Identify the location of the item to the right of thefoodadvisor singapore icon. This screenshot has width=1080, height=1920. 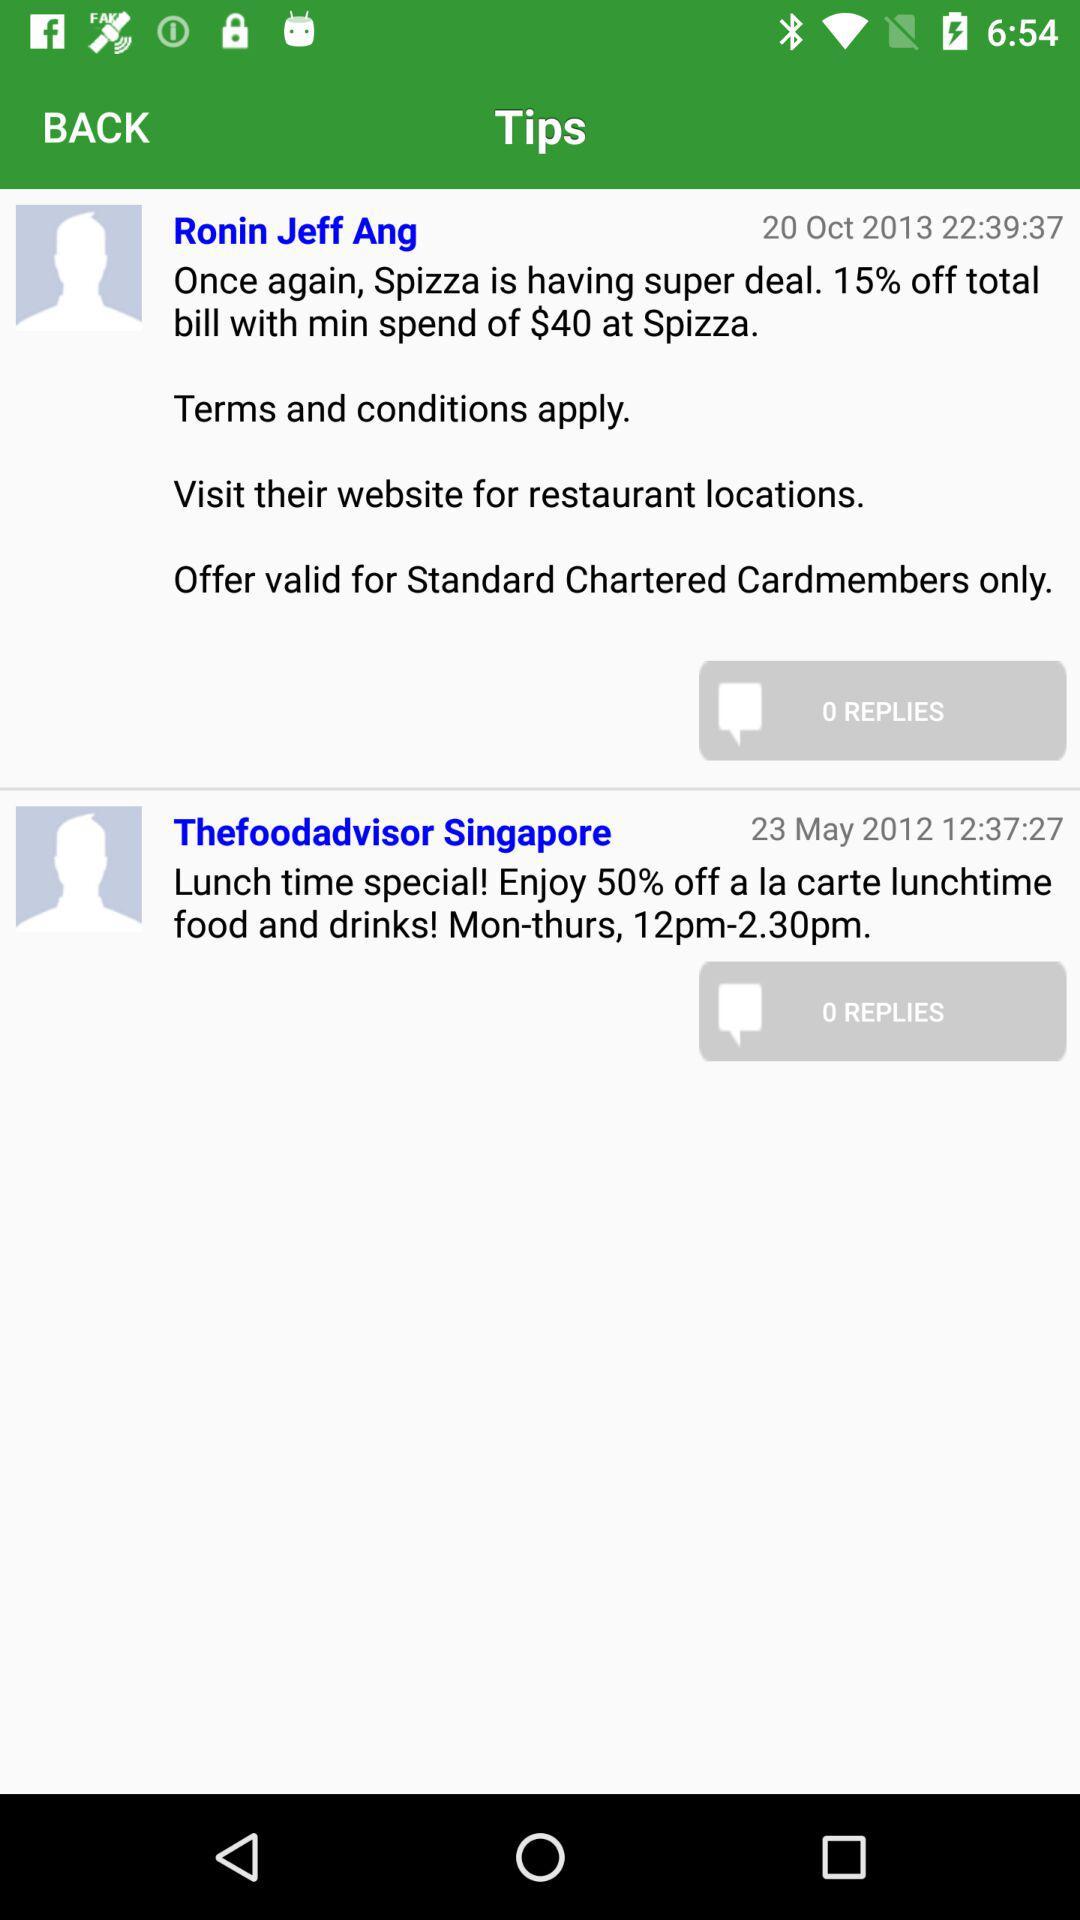
(907, 827).